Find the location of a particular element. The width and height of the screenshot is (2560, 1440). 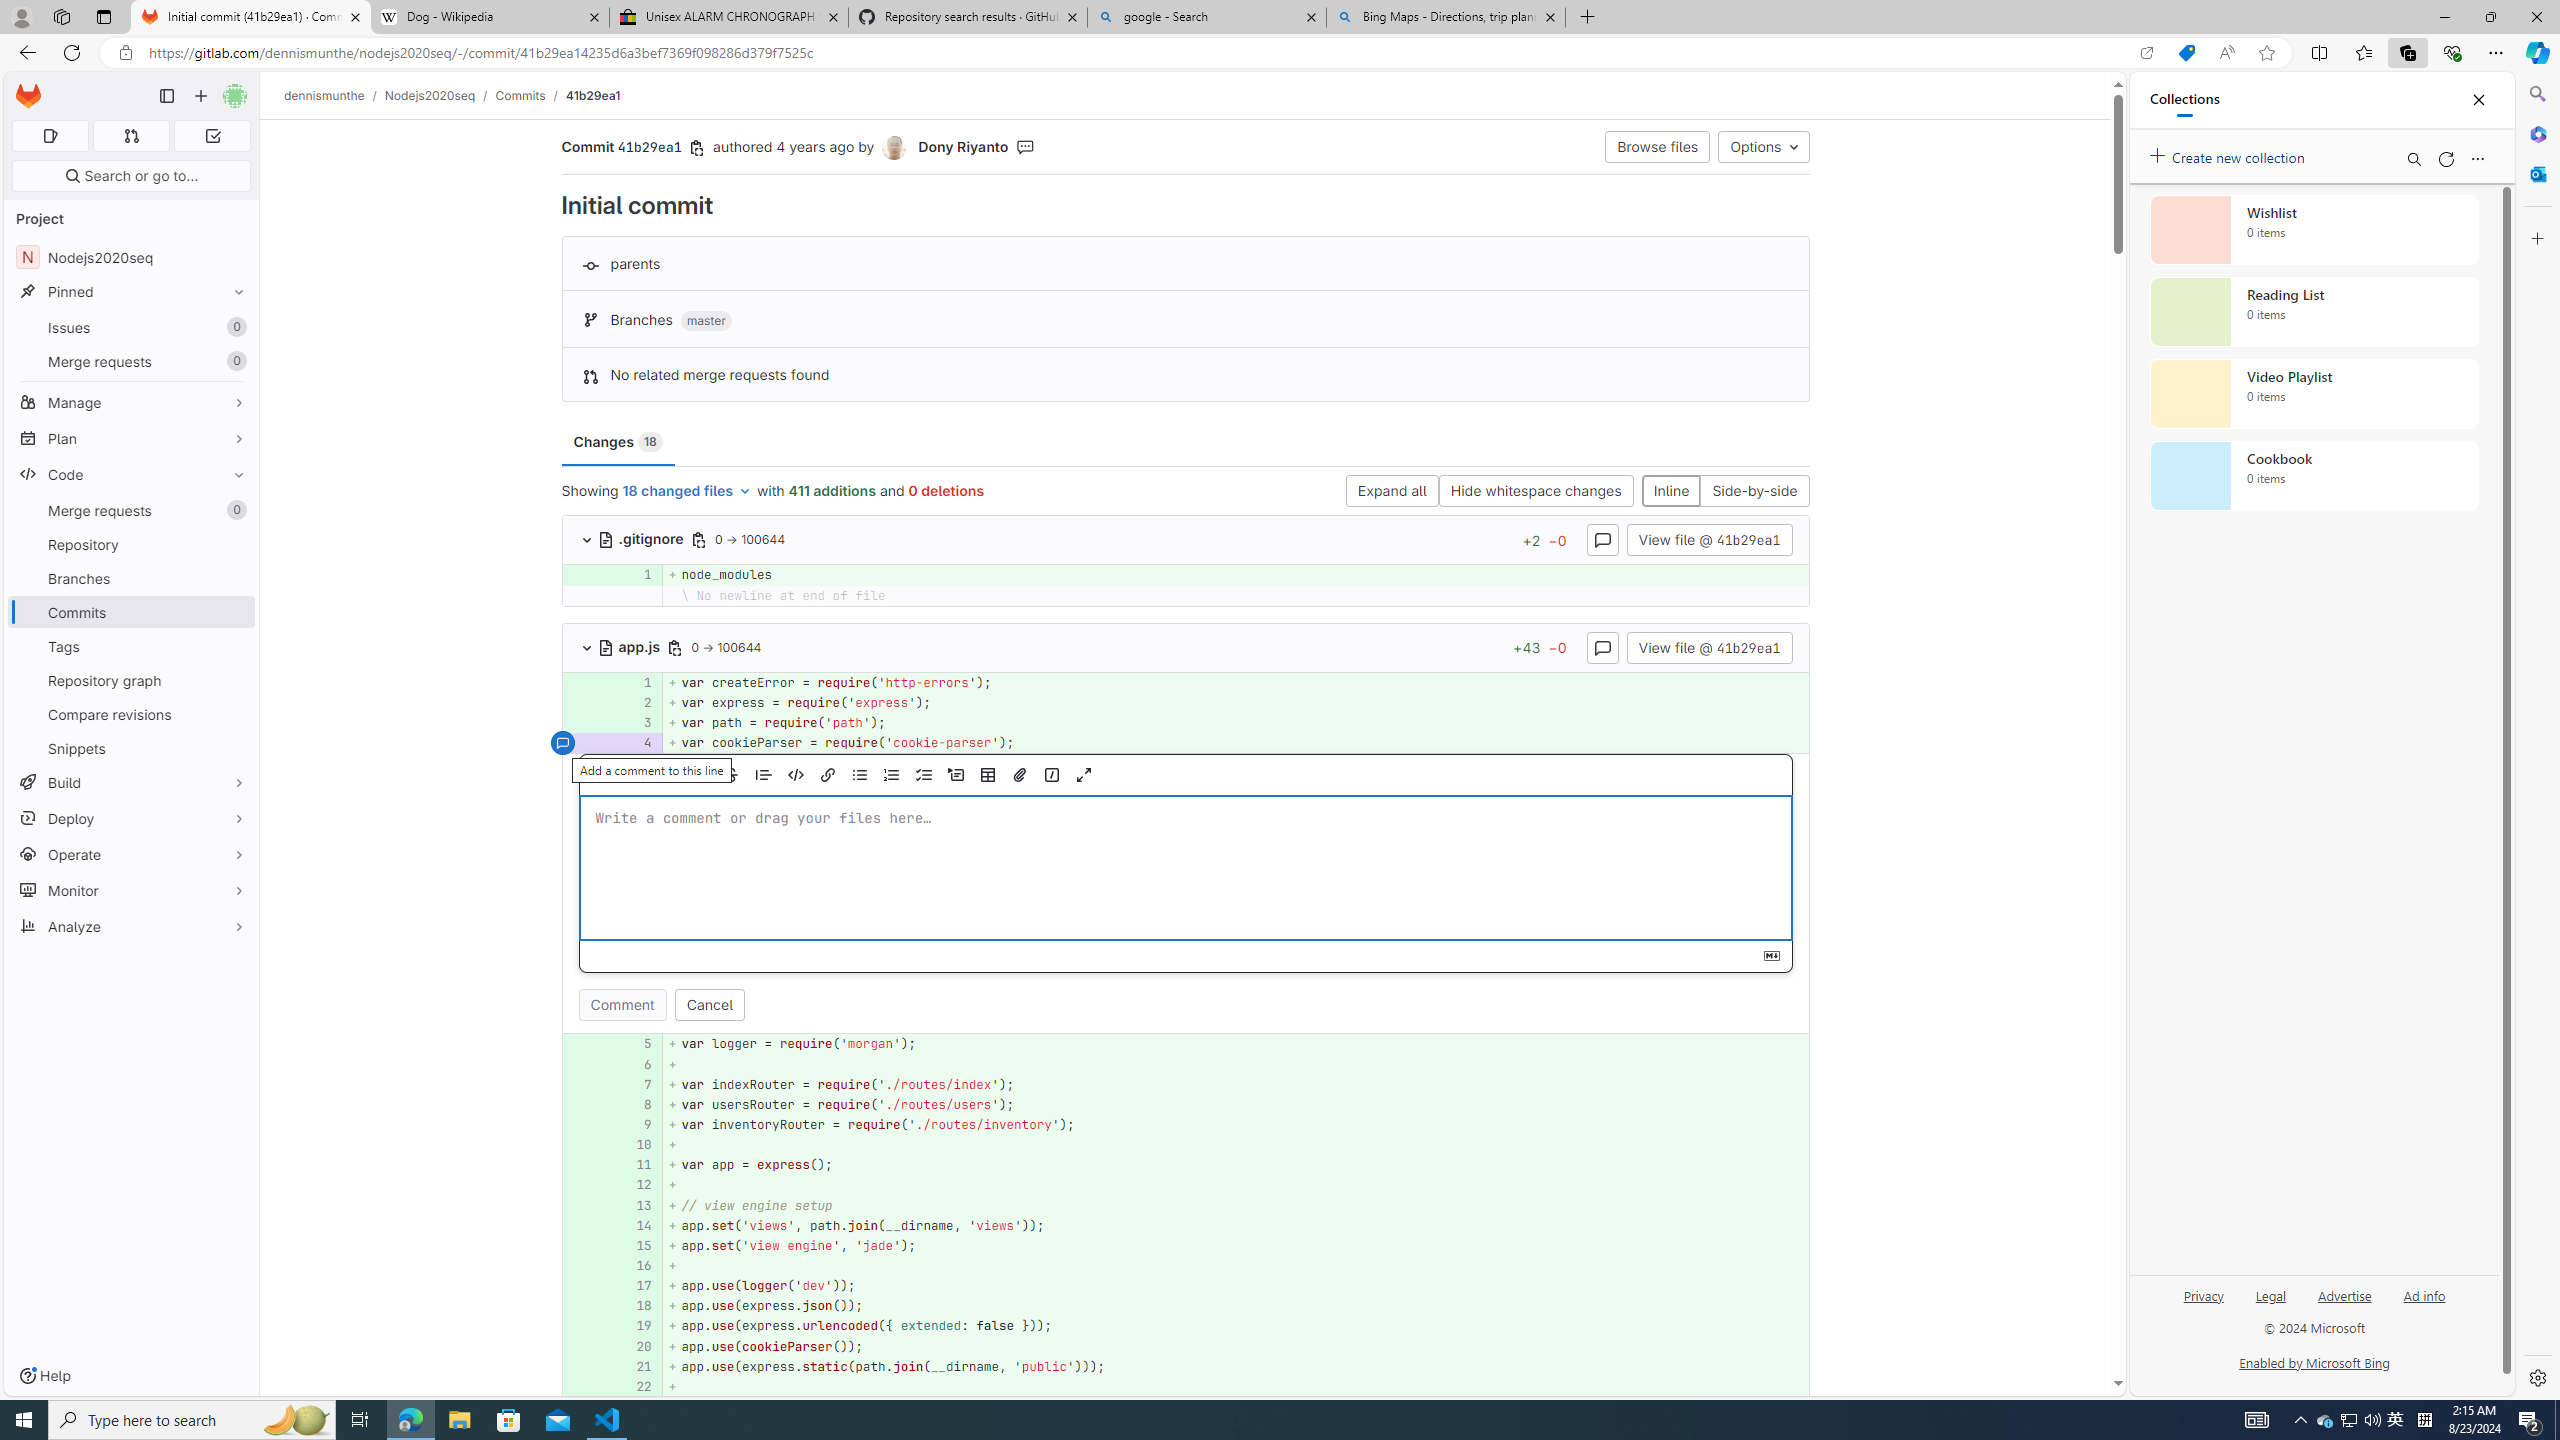

'Wishlist collection, 0 items' is located at coordinates (2314, 229).